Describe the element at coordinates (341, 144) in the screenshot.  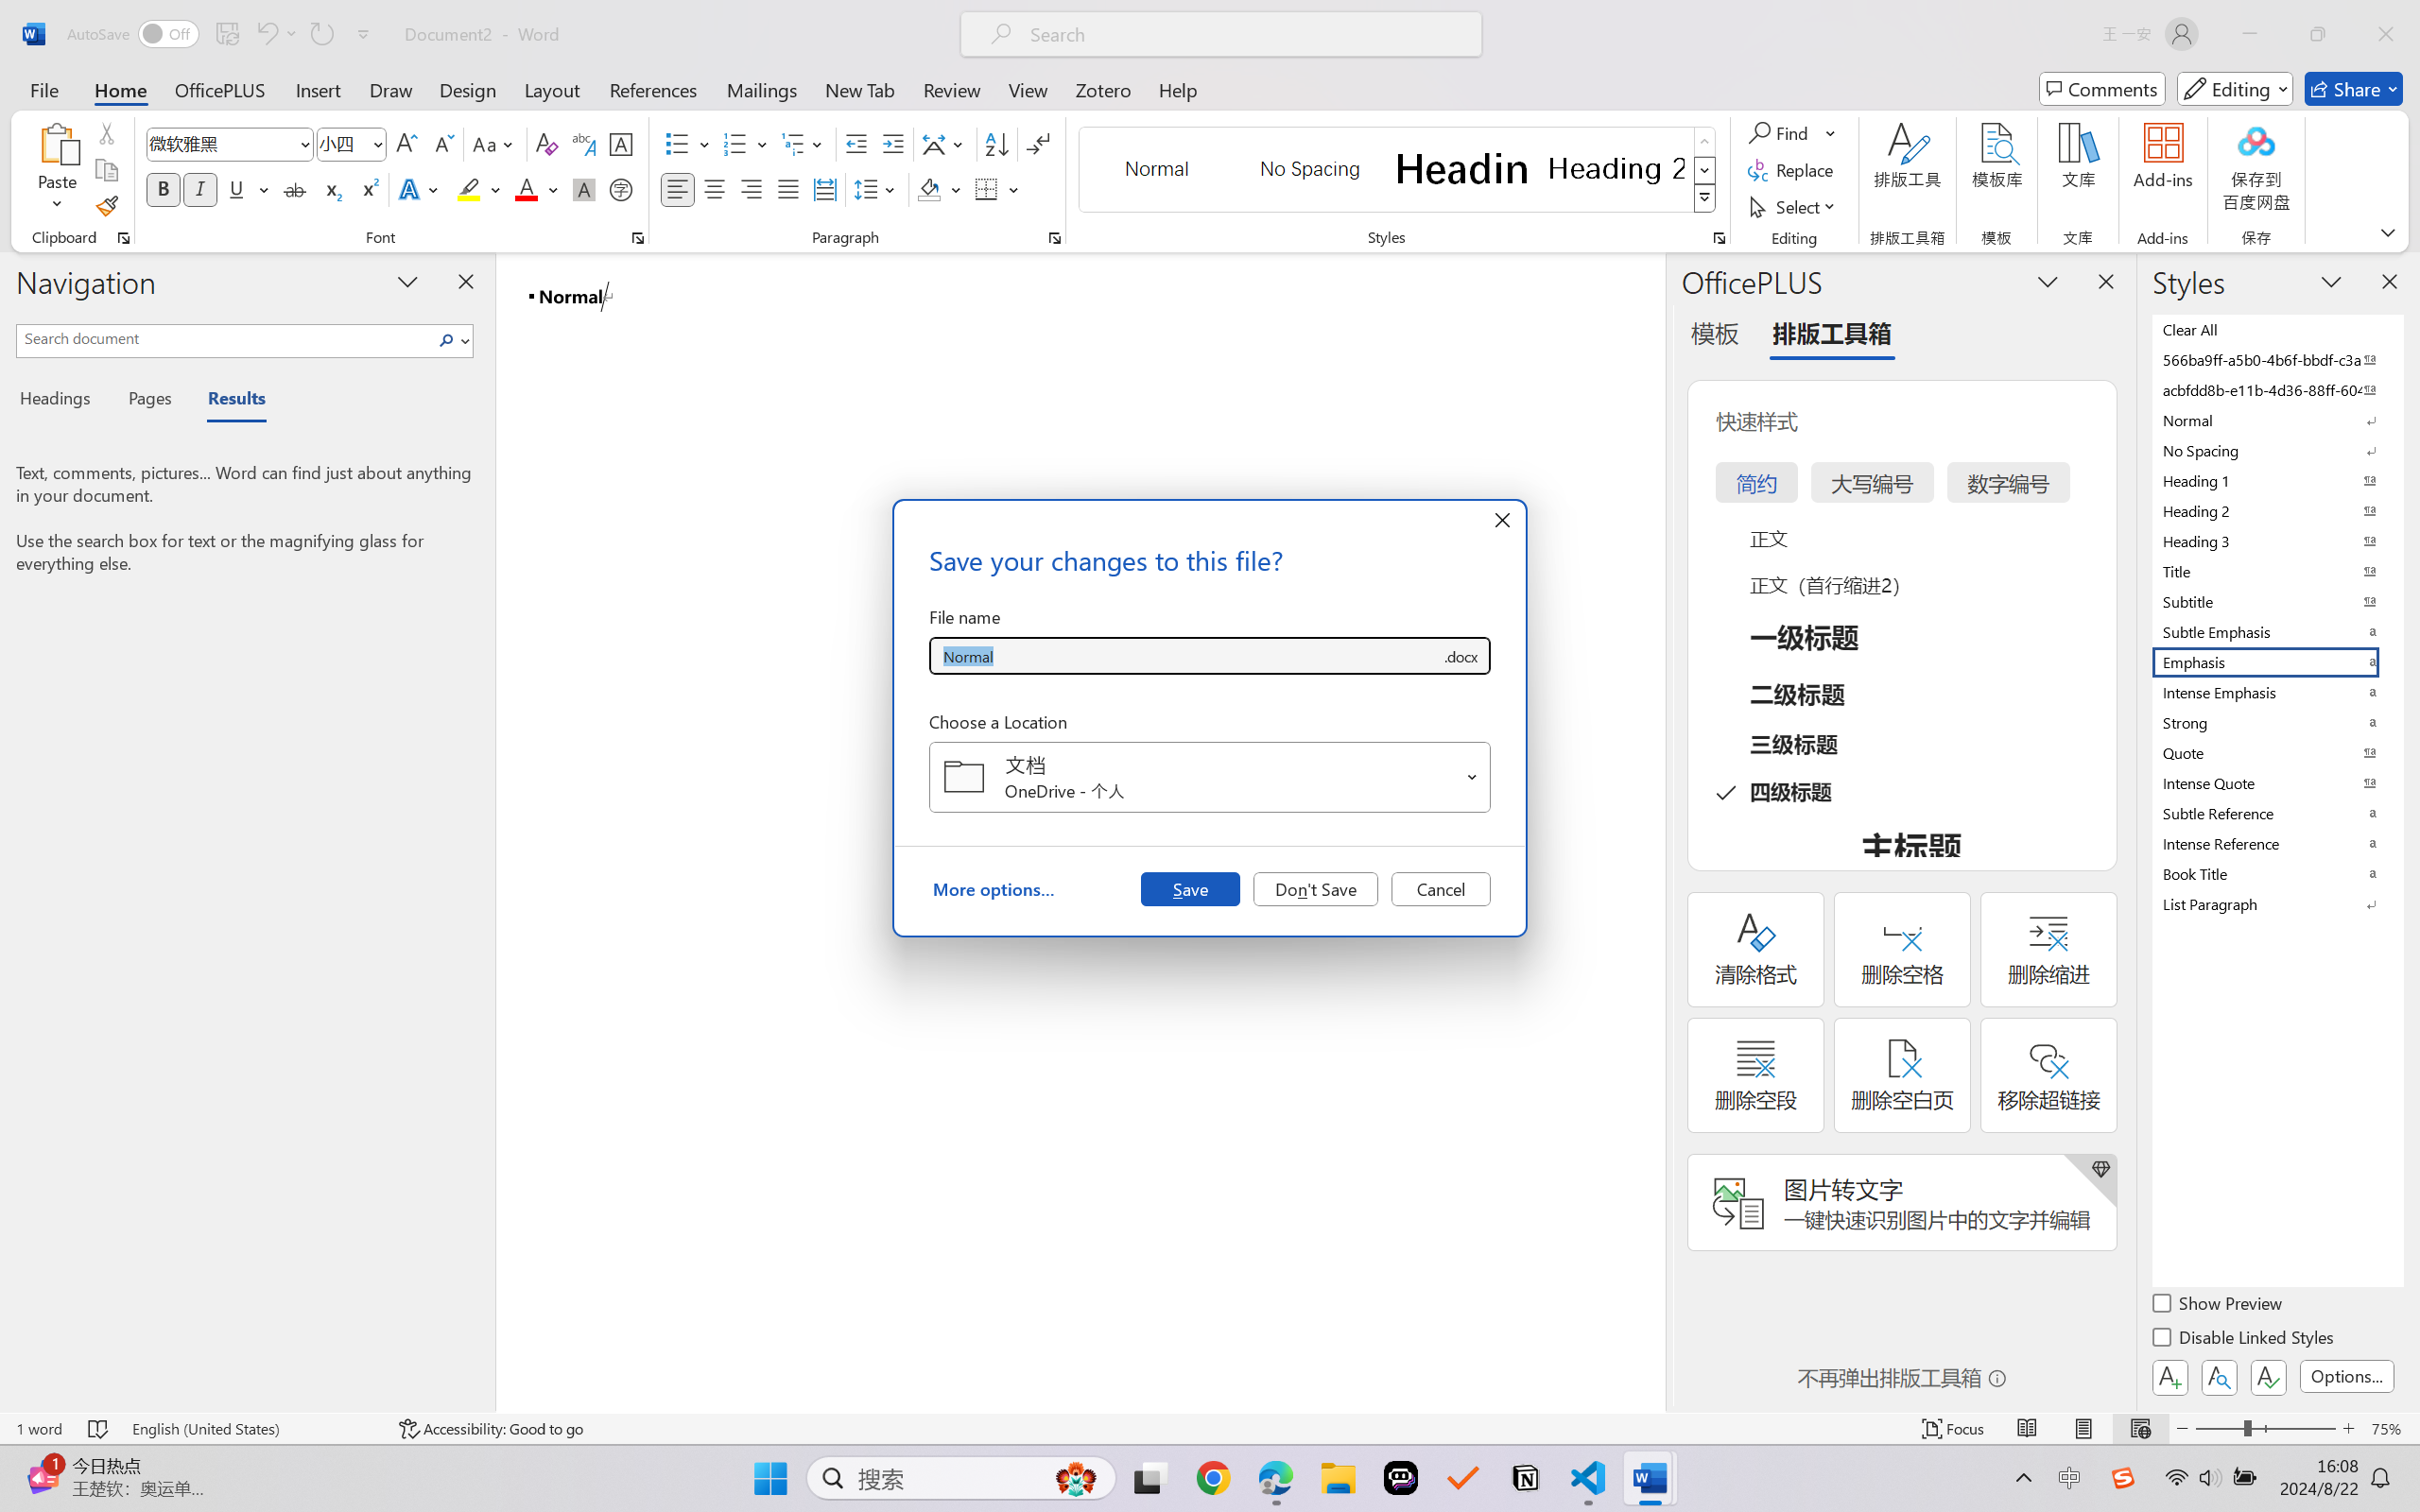
I see `'Font Size'` at that location.